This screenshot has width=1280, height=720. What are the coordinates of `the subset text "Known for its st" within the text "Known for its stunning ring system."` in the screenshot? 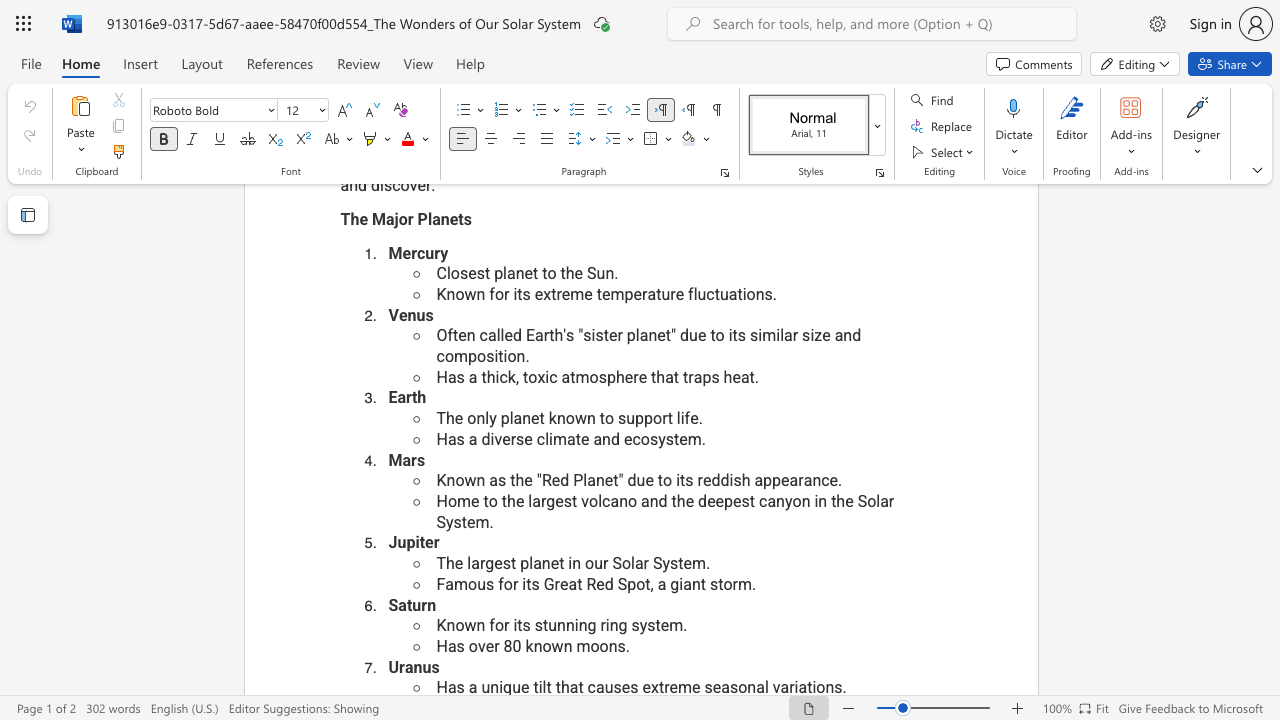 It's located at (435, 624).